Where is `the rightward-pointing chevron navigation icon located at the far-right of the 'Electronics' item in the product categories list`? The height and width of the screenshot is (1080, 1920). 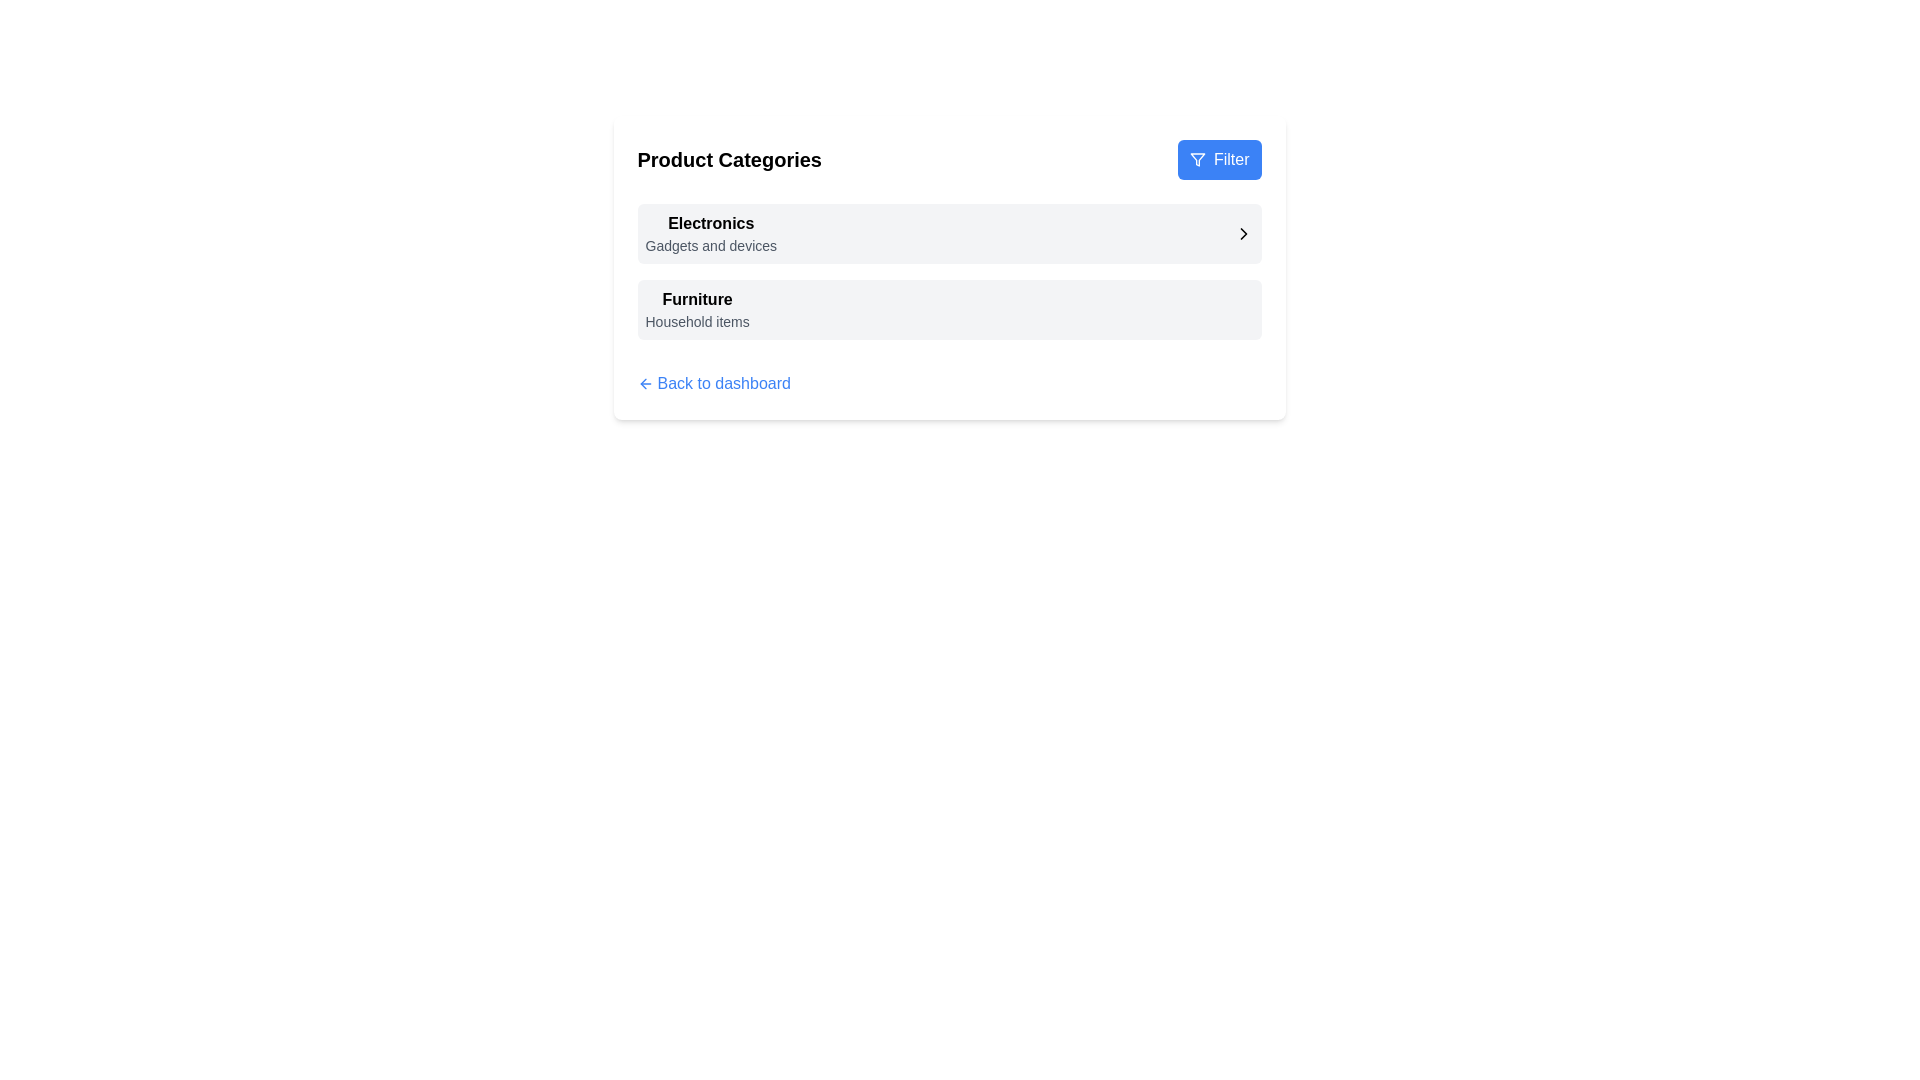 the rightward-pointing chevron navigation icon located at the far-right of the 'Electronics' item in the product categories list is located at coordinates (1242, 233).